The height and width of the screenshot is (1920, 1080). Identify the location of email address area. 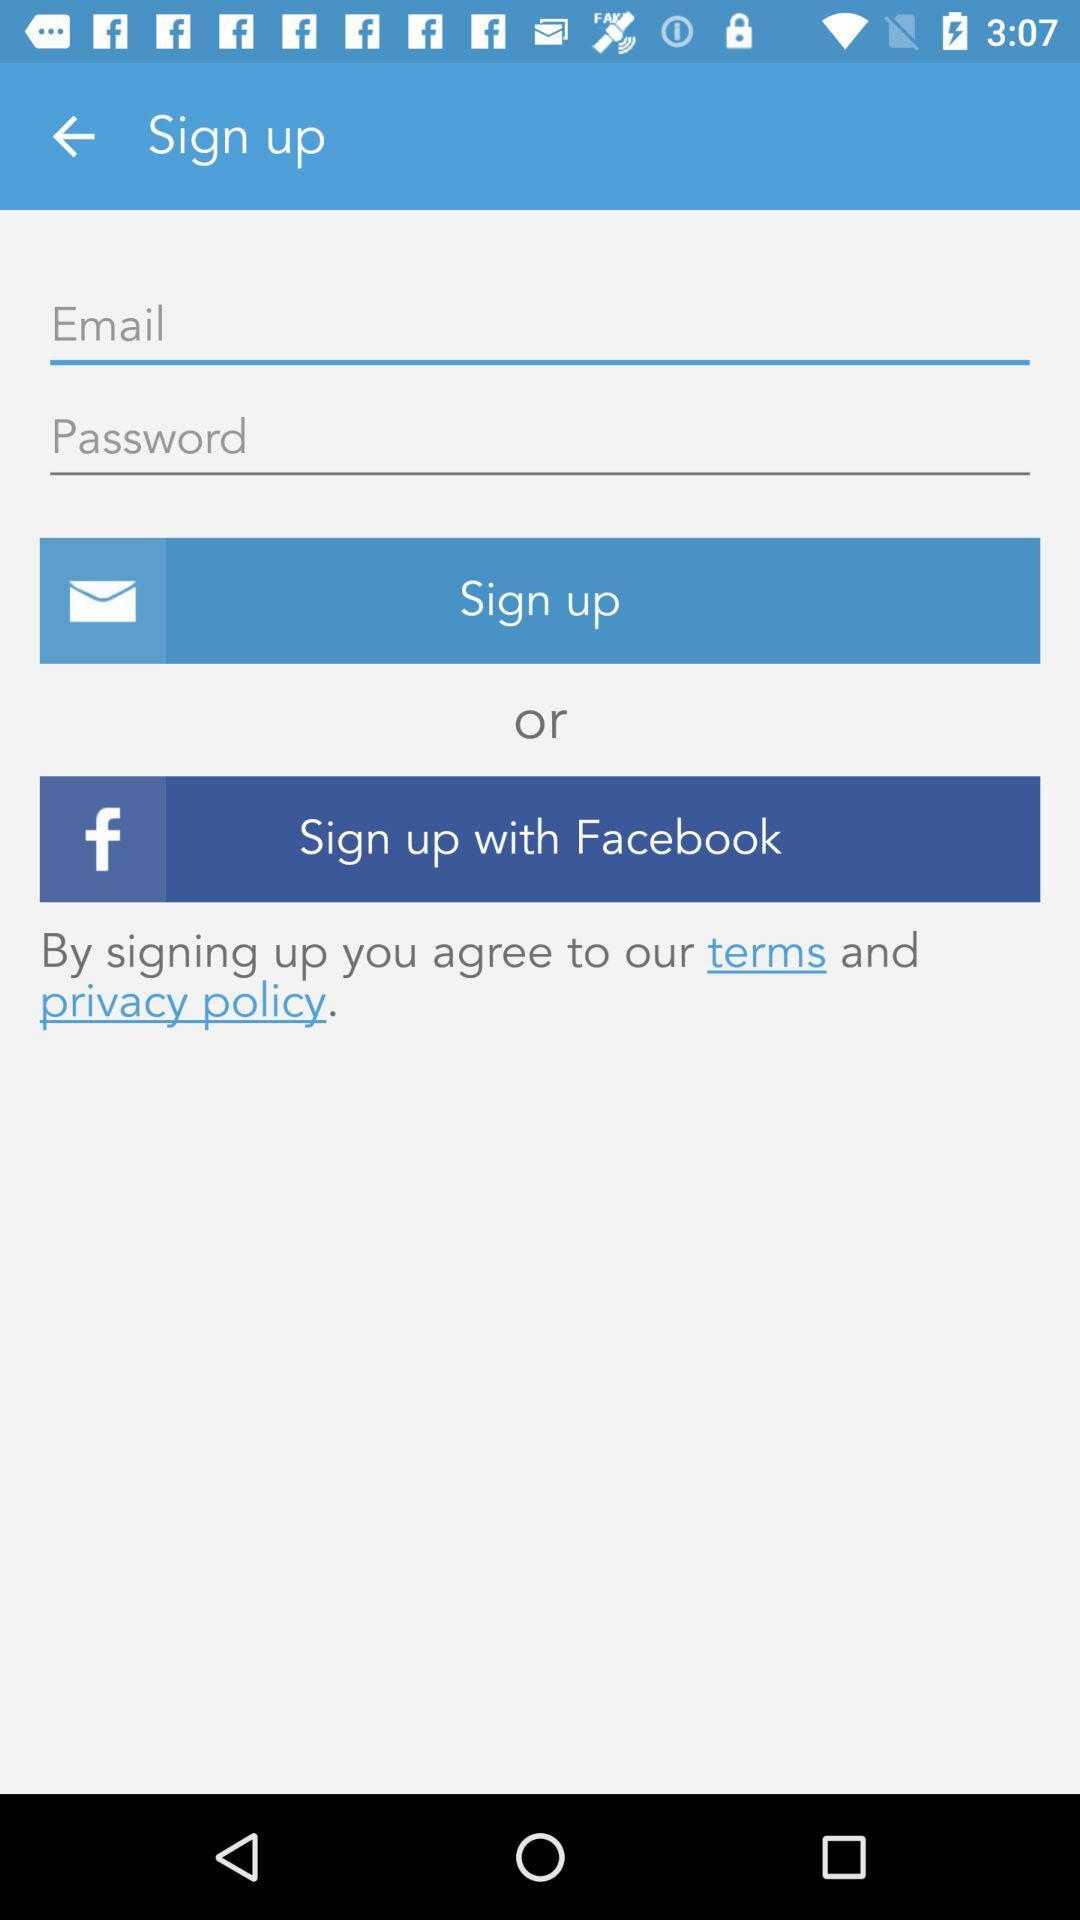
(540, 326).